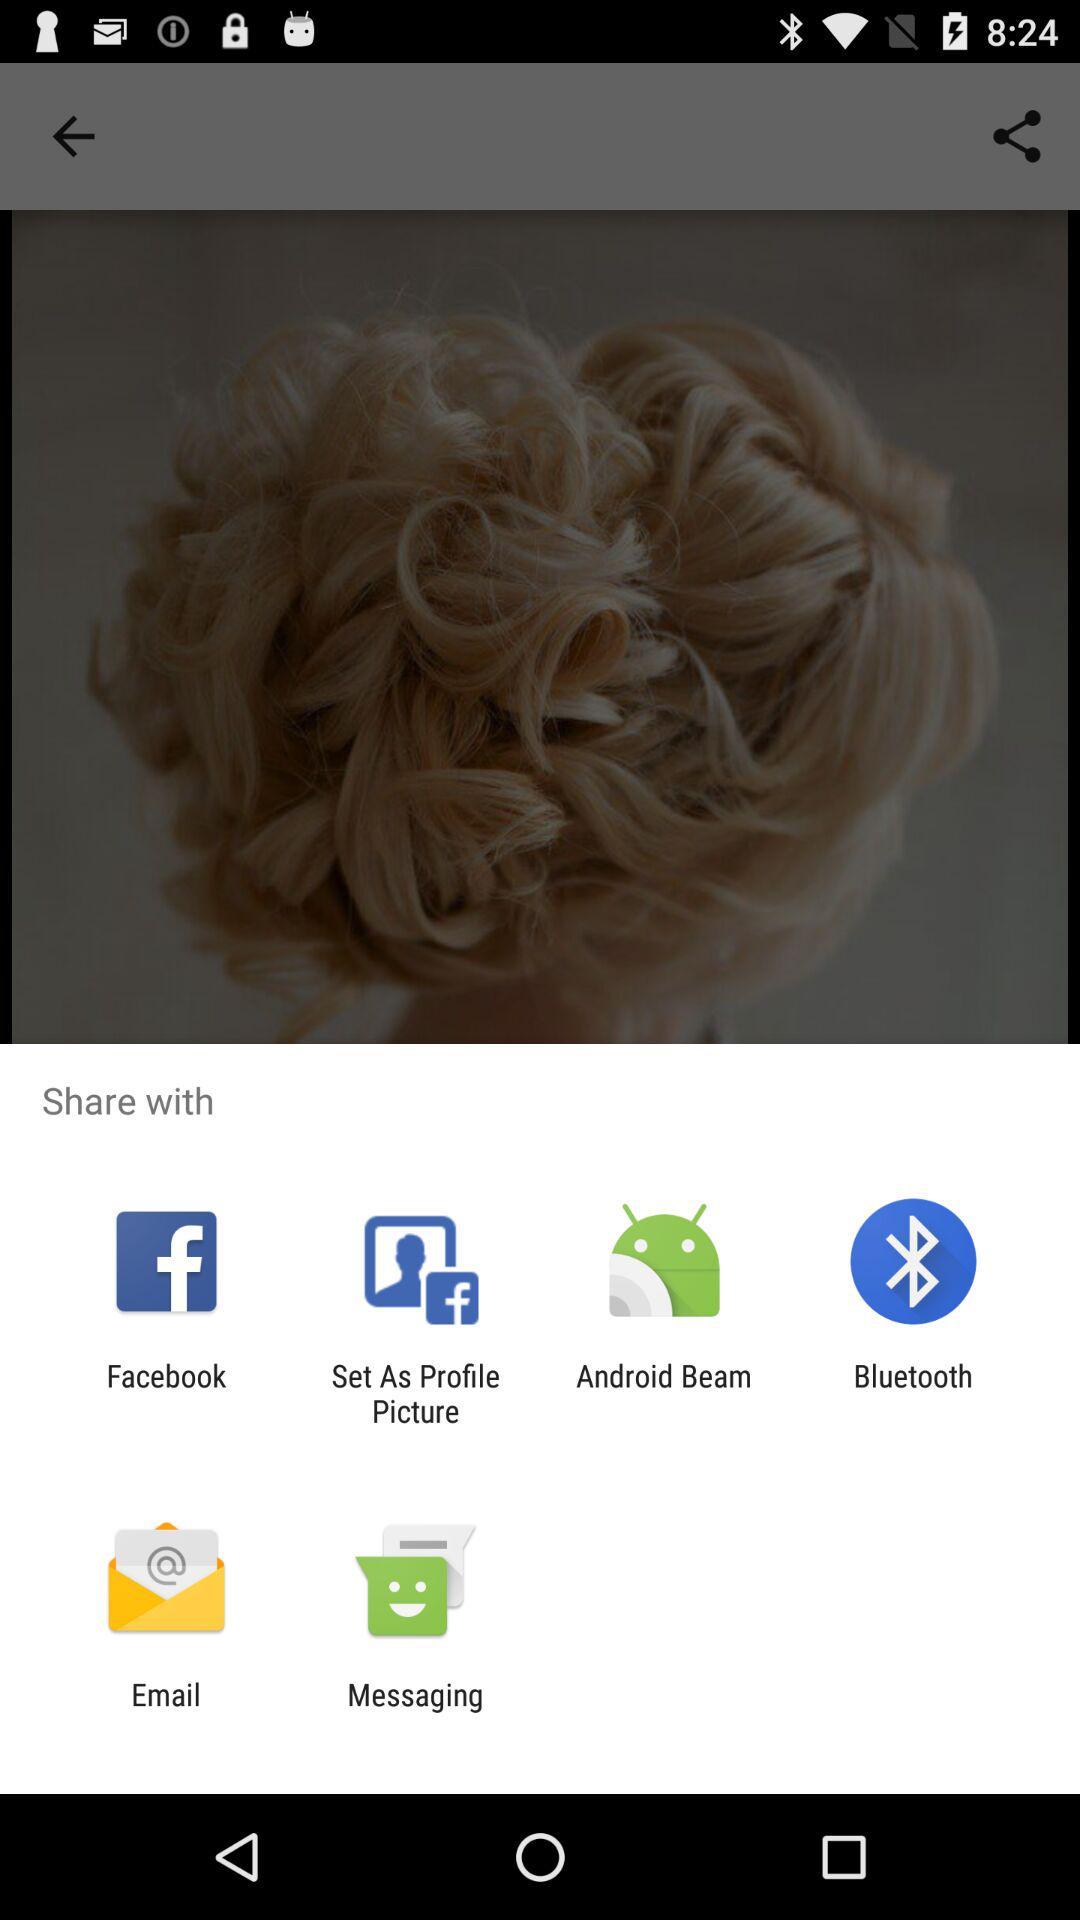  Describe the element at coordinates (414, 1711) in the screenshot. I see `messaging` at that location.